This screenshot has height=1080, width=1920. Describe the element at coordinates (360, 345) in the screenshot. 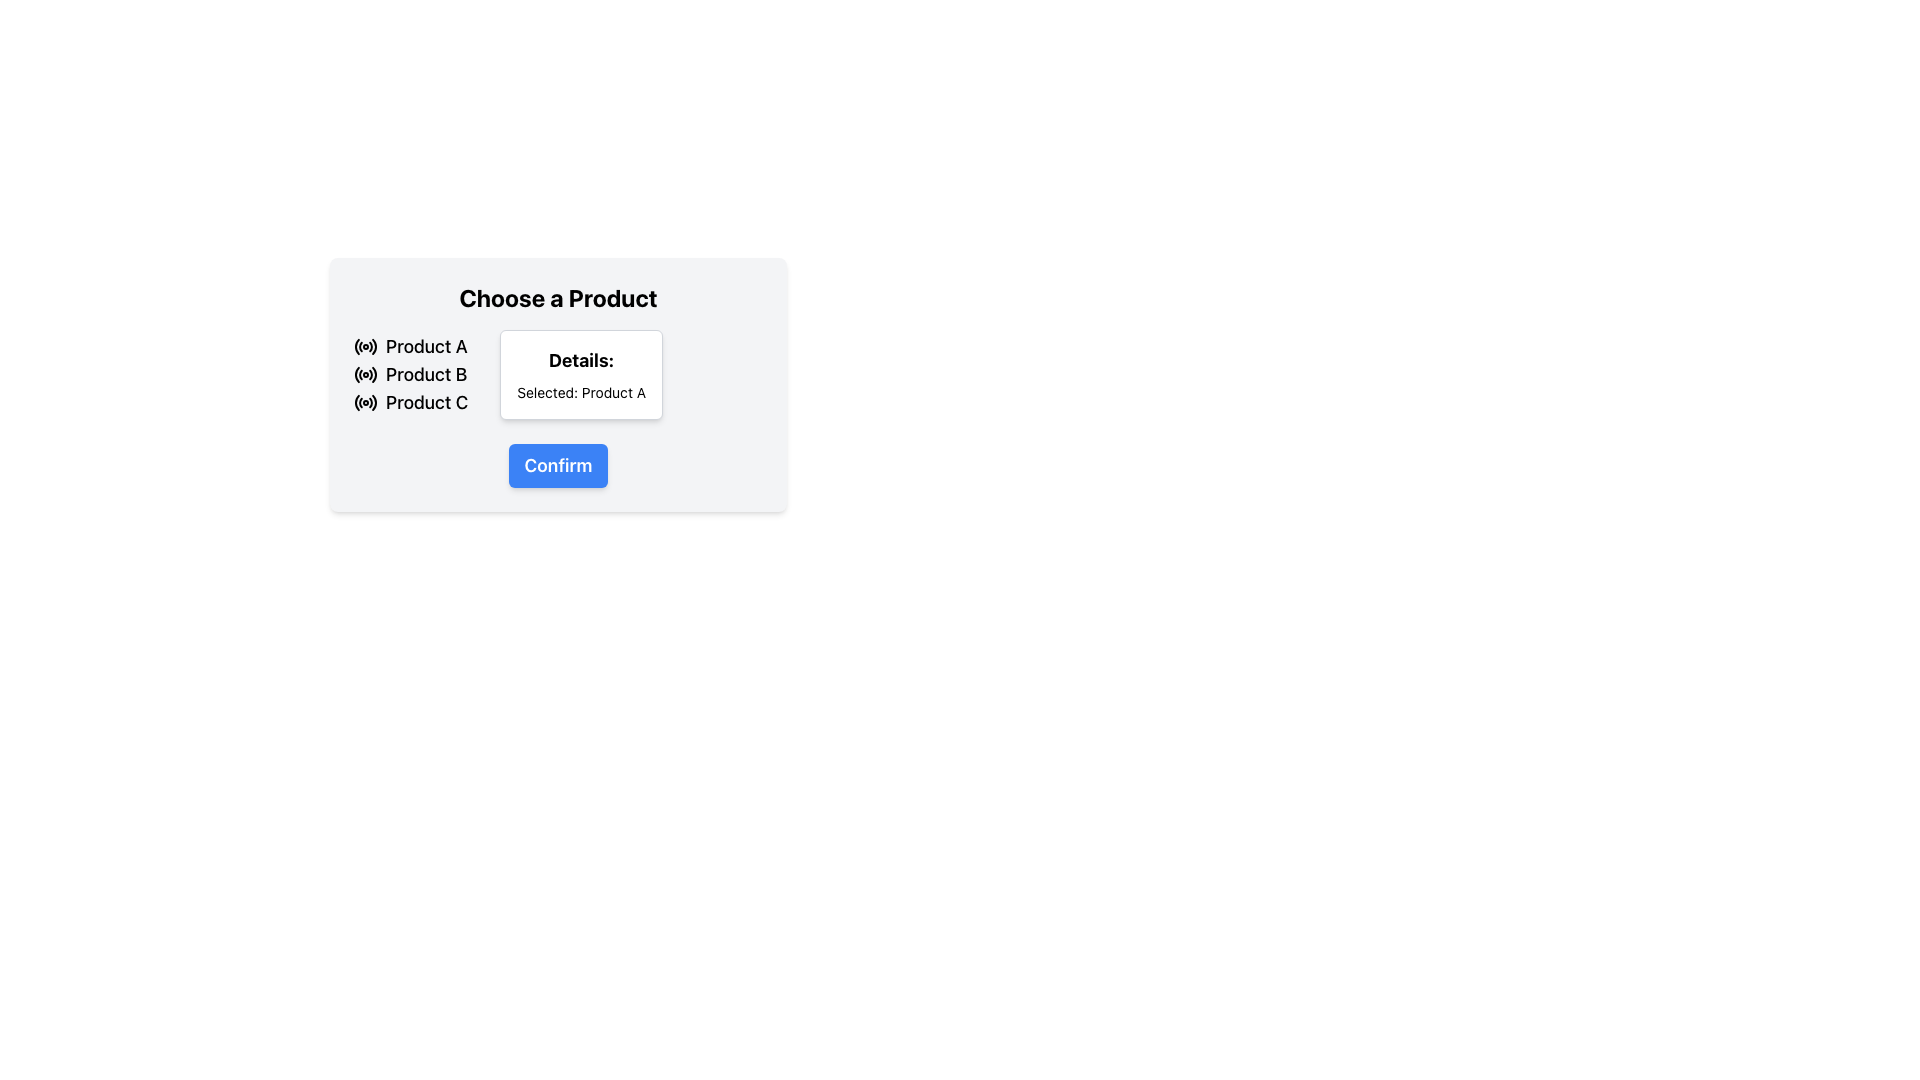

I see `the decorative curve icon component within the central circular SVG icon that is adjacent to the text 'Product A'` at that location.